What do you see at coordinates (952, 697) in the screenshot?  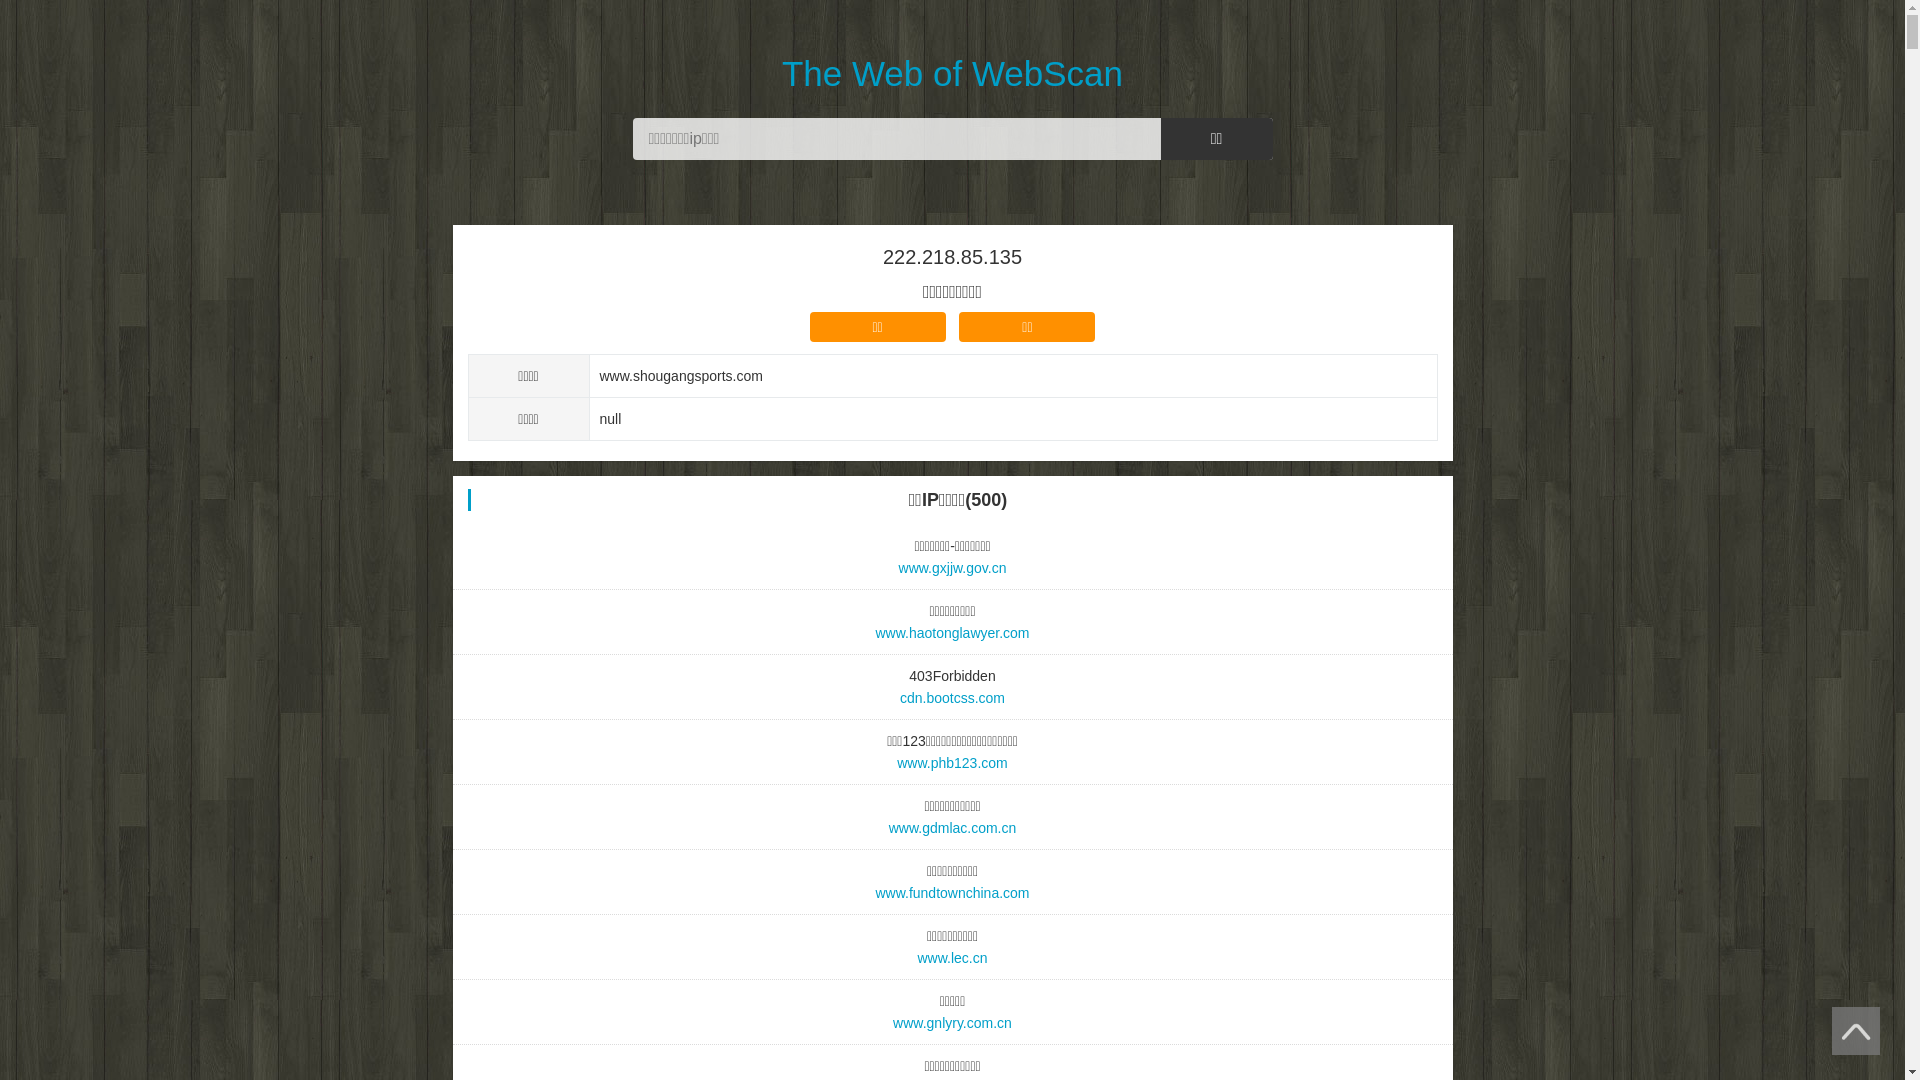 I see `'cdn.bootcss.com'` at bounding box center [952, 697].